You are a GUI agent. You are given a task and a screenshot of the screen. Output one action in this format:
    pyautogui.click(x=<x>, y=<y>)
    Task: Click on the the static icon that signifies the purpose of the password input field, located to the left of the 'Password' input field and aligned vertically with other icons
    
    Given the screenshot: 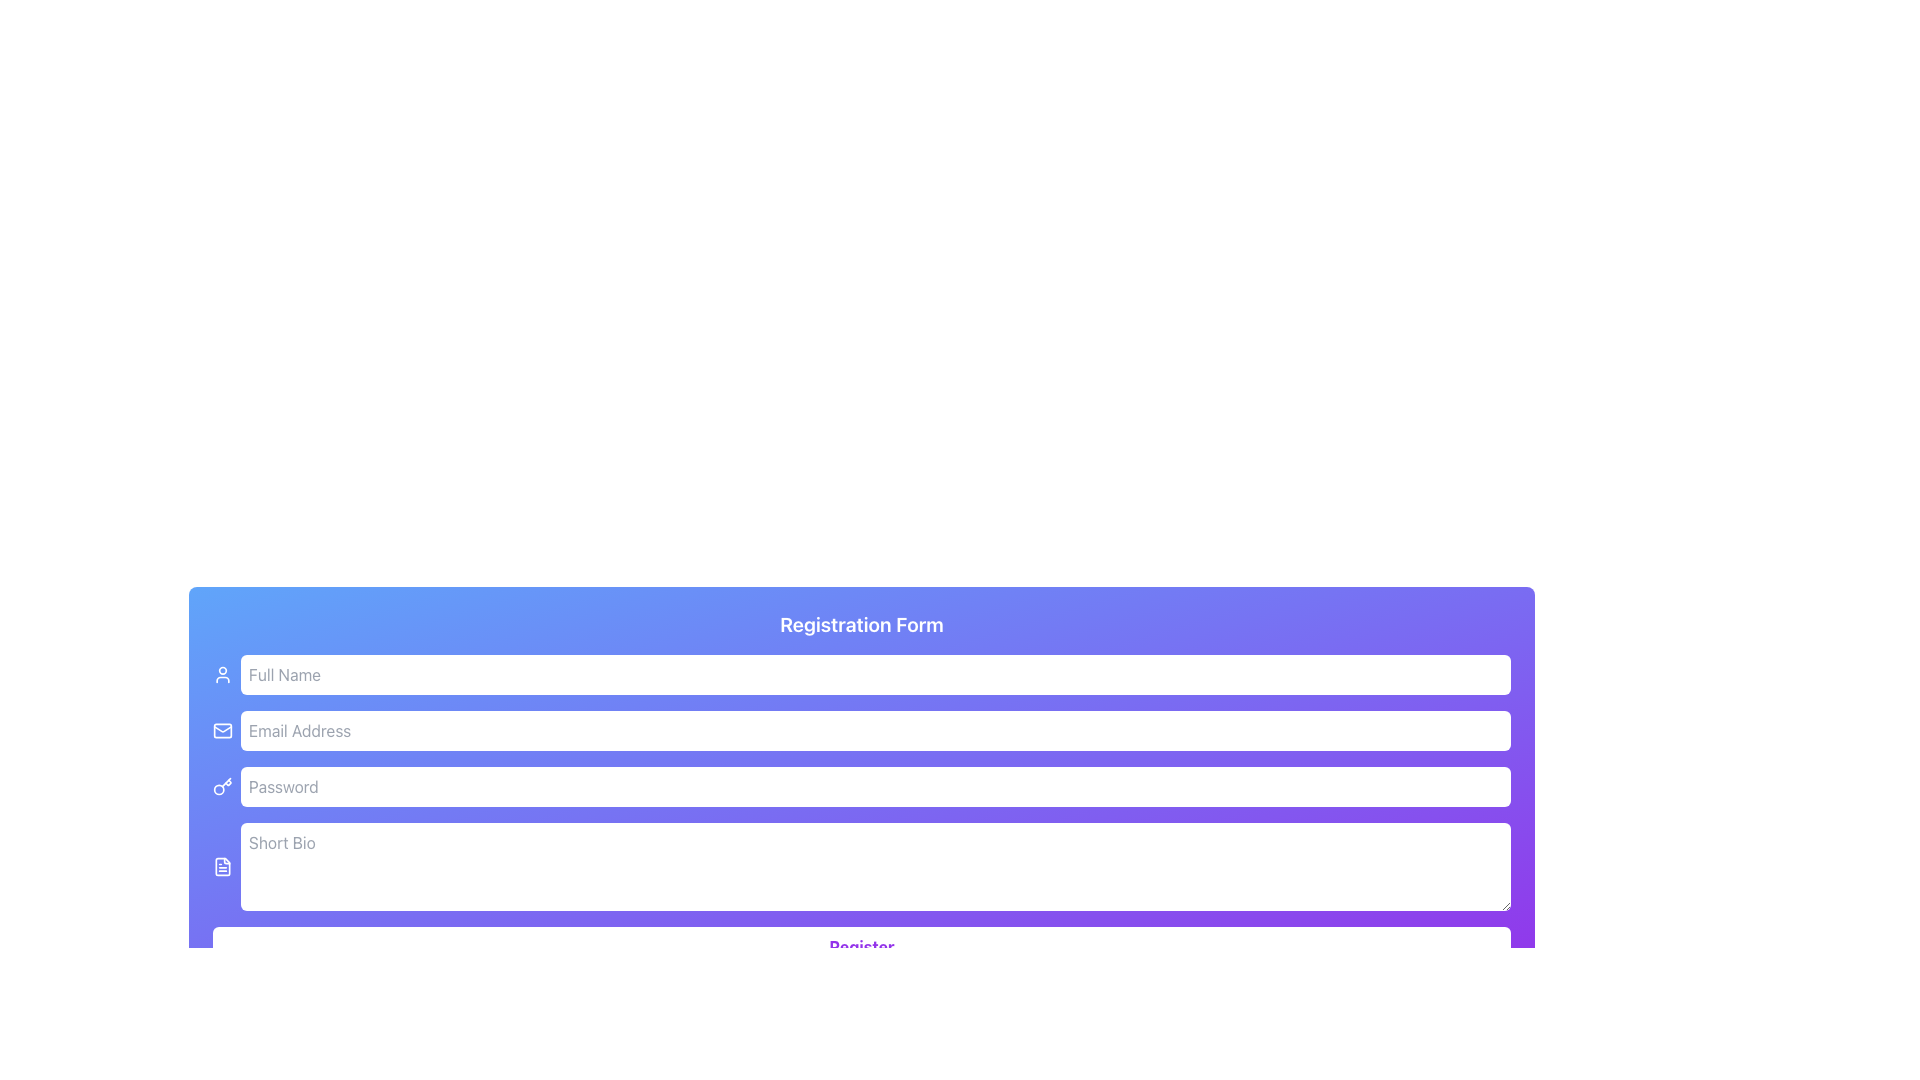 What is the action you would take?
    pyautogui.click(x=222, y=785)
    